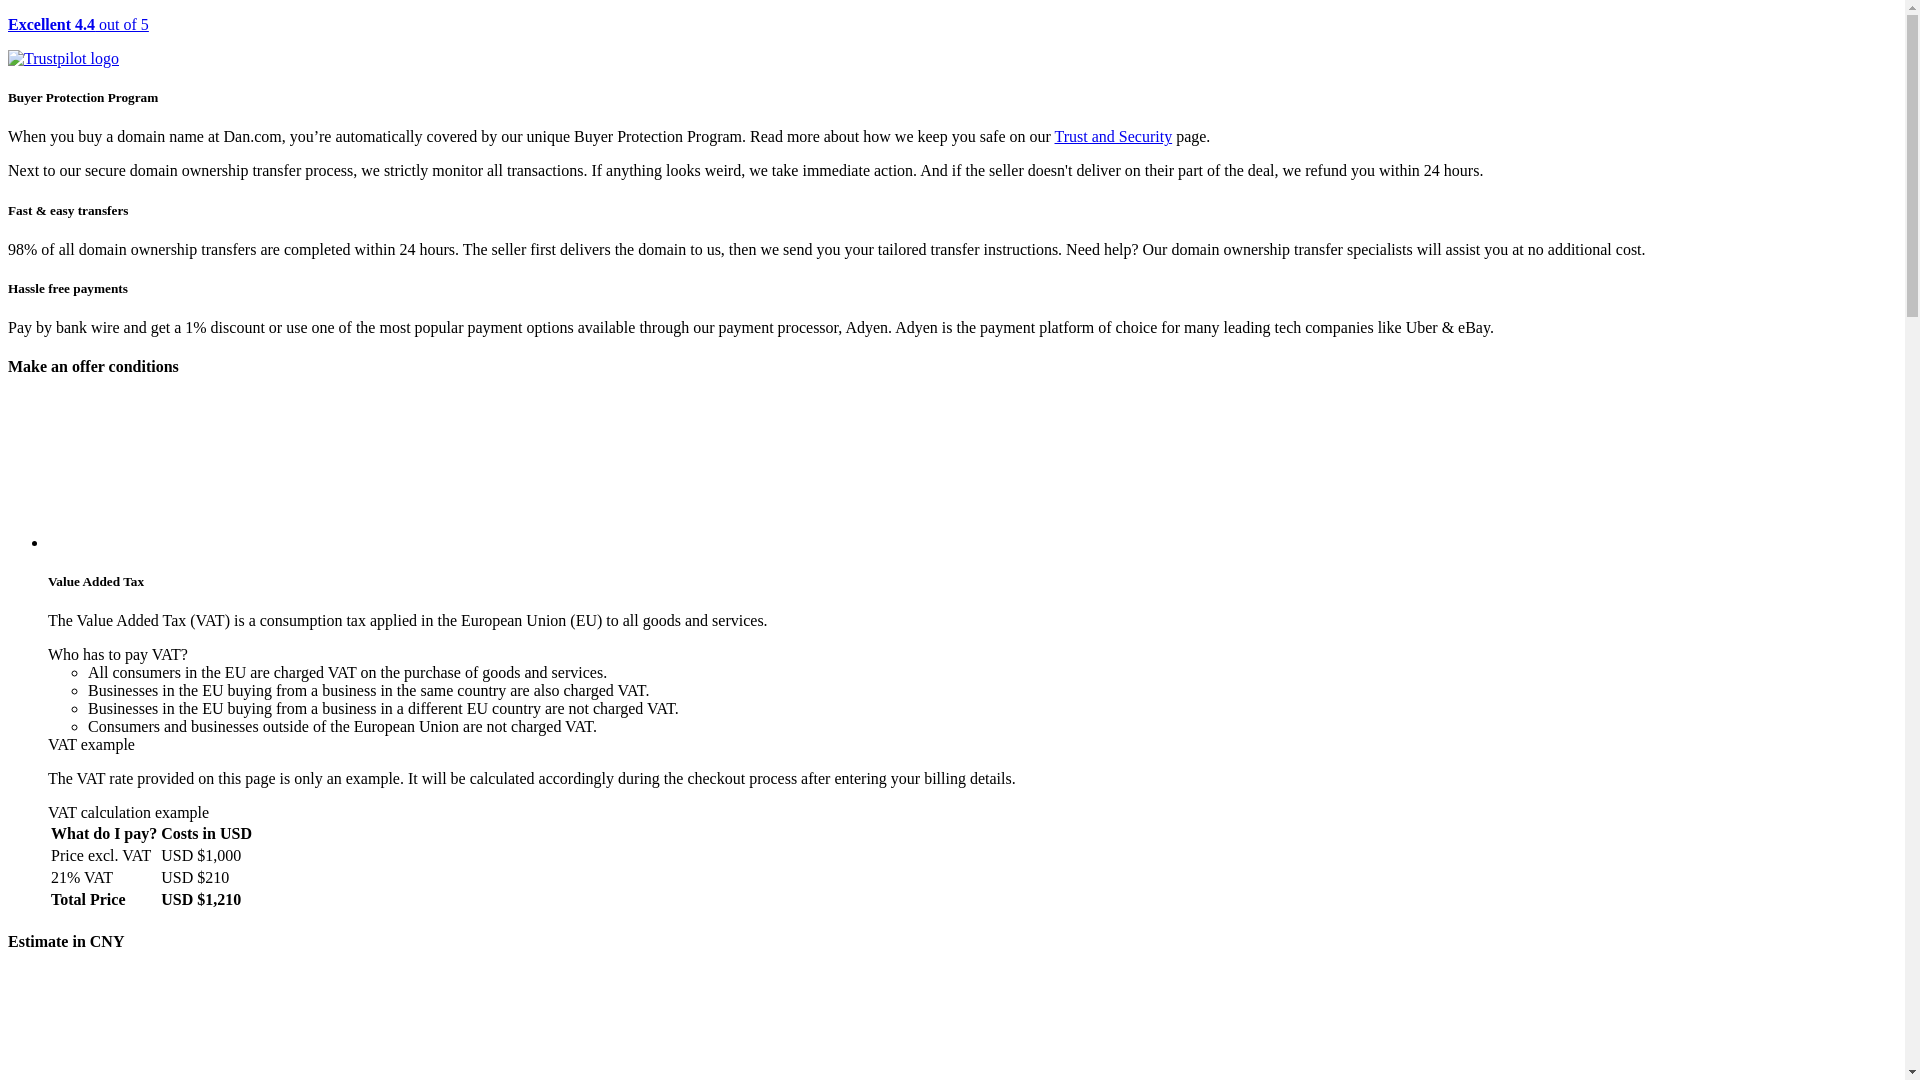 The image size is (1920, 1080). Describe the element at coordinates (1112, 135) in the screenshot. I see `'Trust and Security'` at that location.